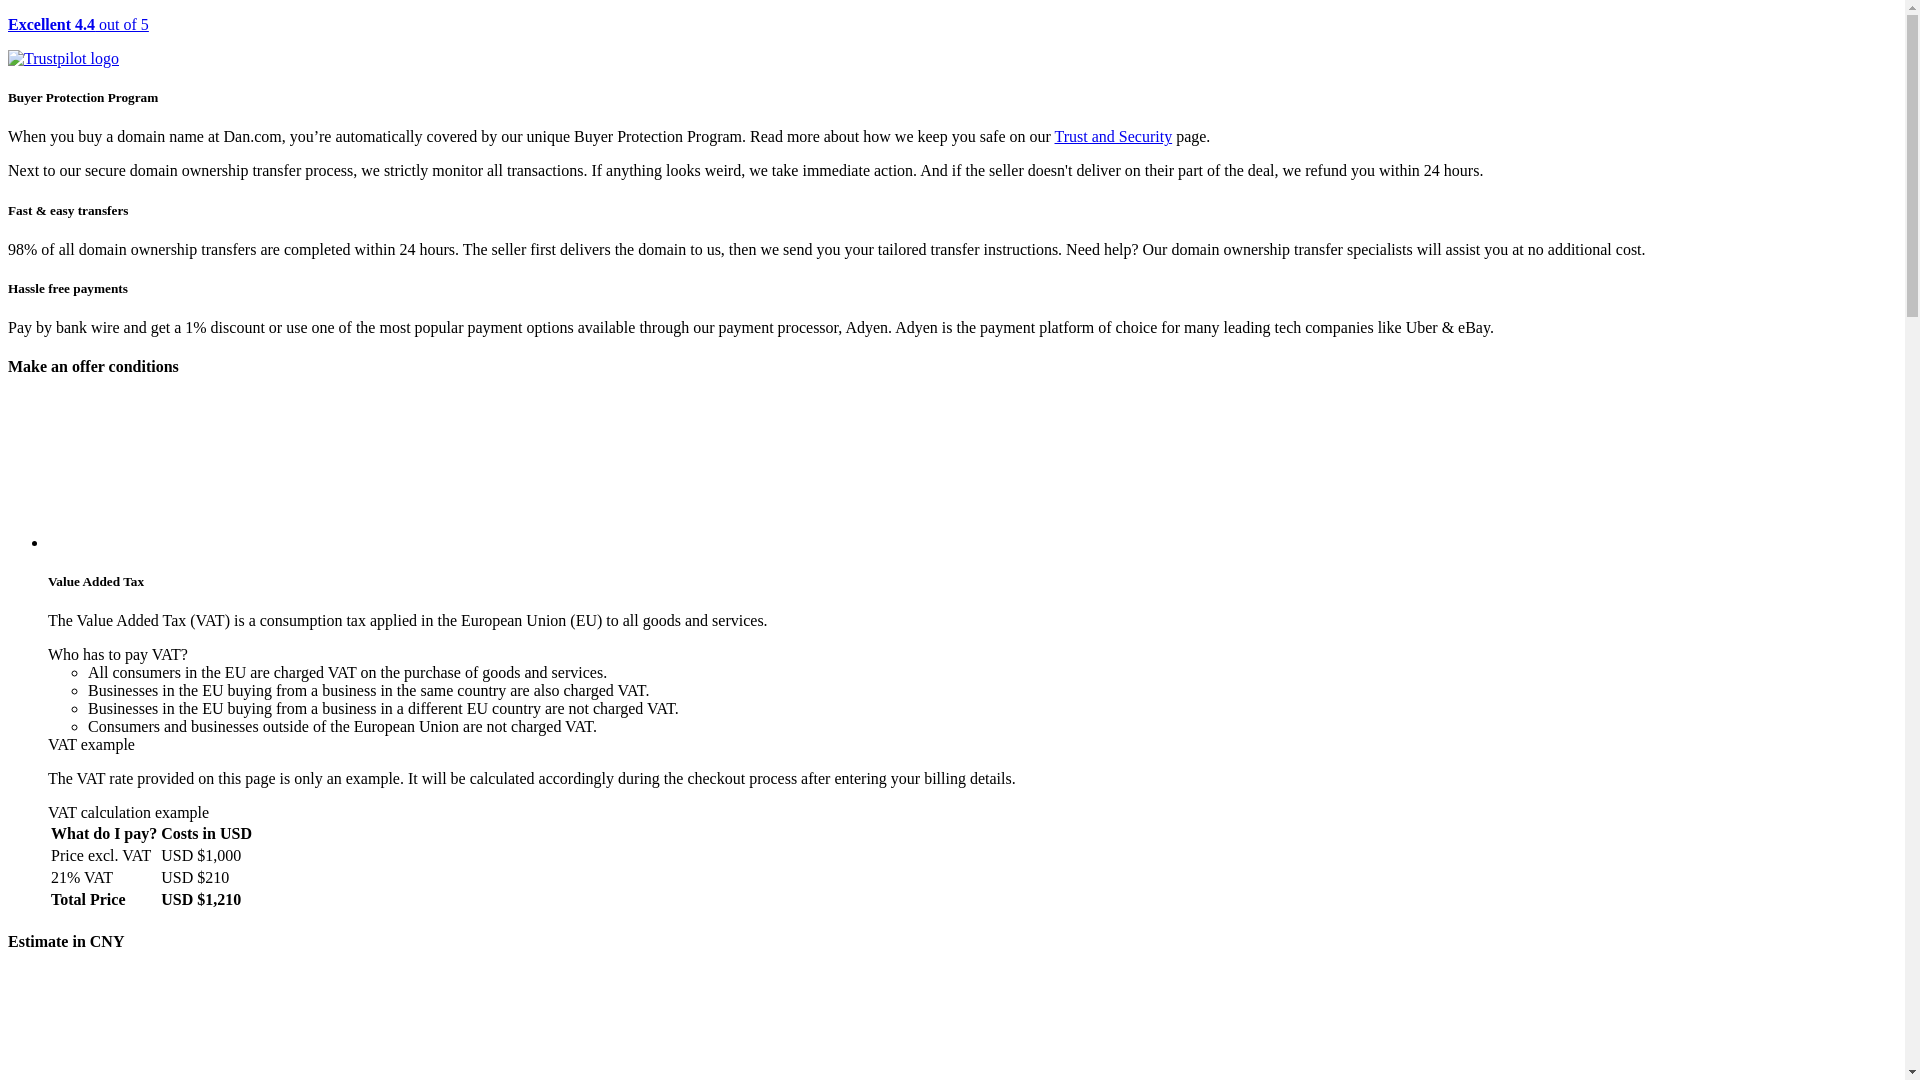 The image size is (1920, 1080). Describe the element at coordinates (1112, 135) in the screenshot. I see `'Trust and Security'` at that location.